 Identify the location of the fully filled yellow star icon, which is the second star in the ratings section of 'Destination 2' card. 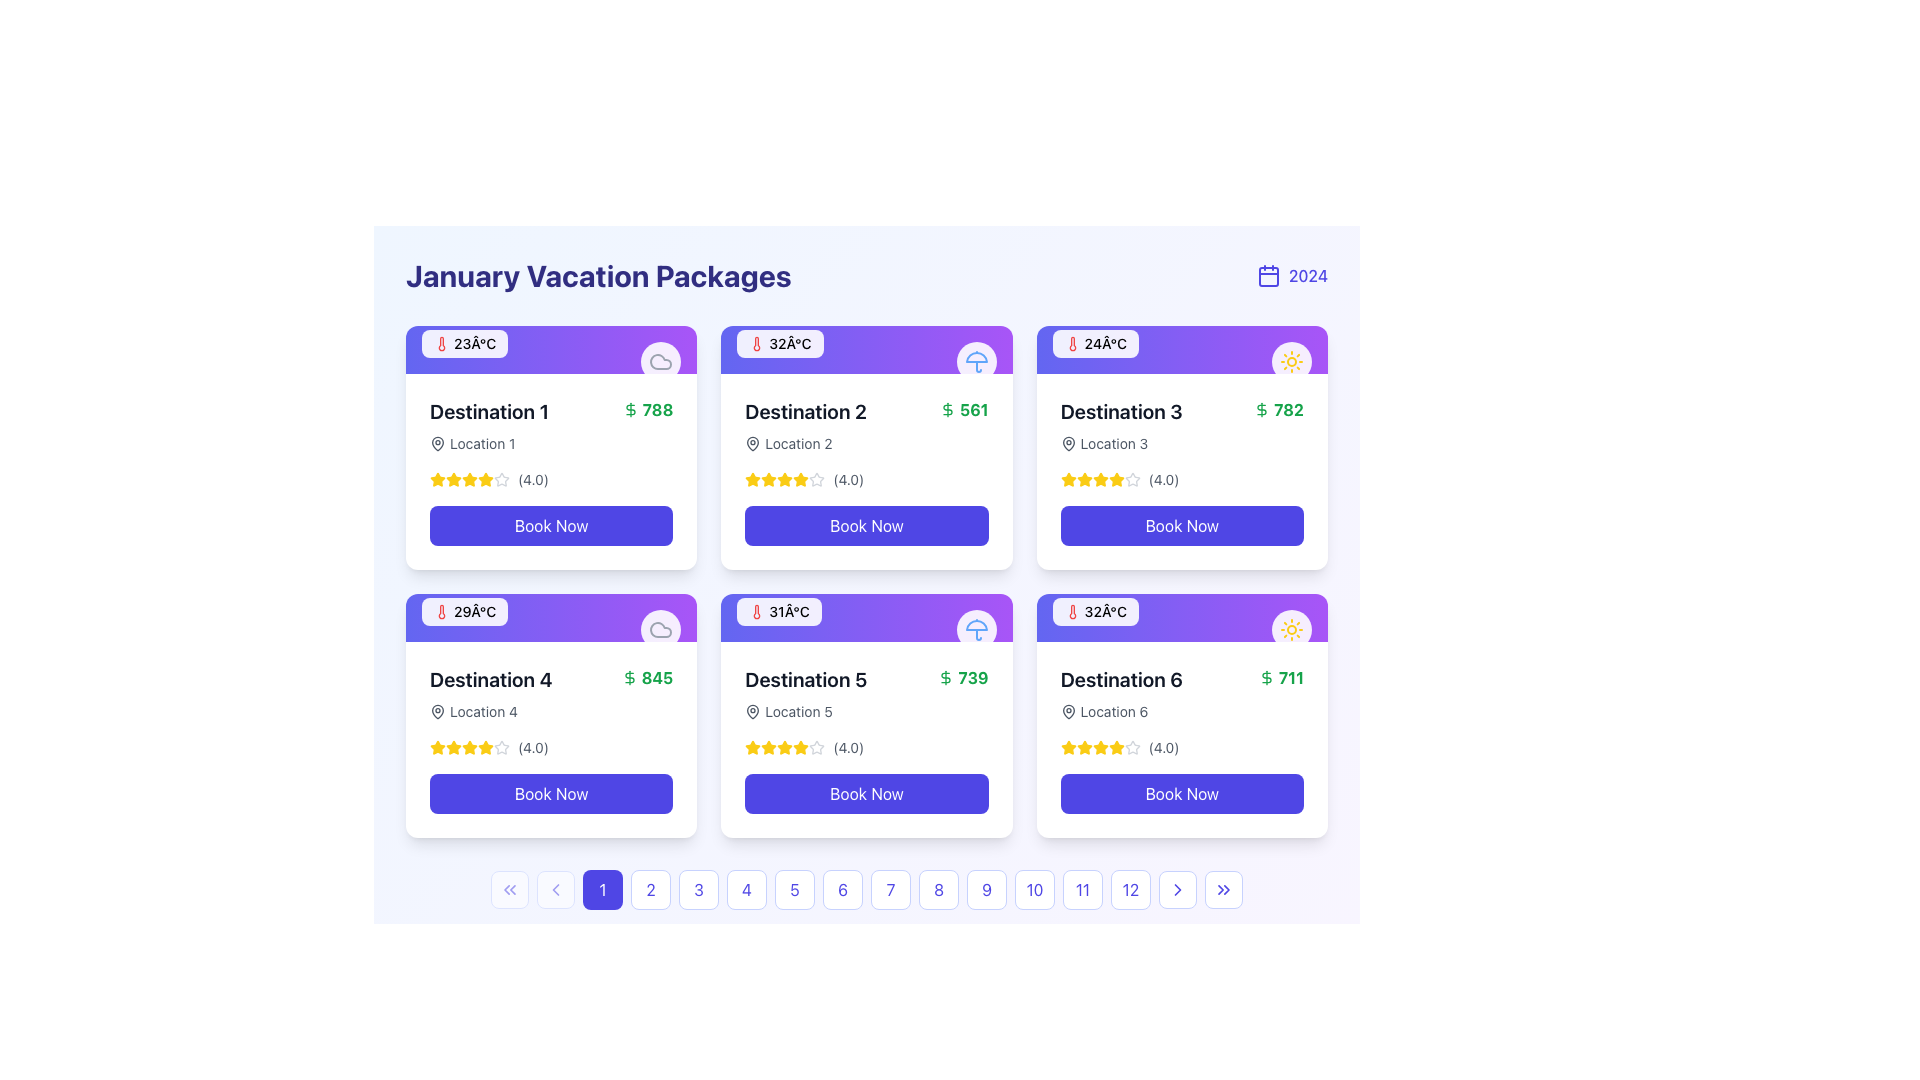
(752, 479).